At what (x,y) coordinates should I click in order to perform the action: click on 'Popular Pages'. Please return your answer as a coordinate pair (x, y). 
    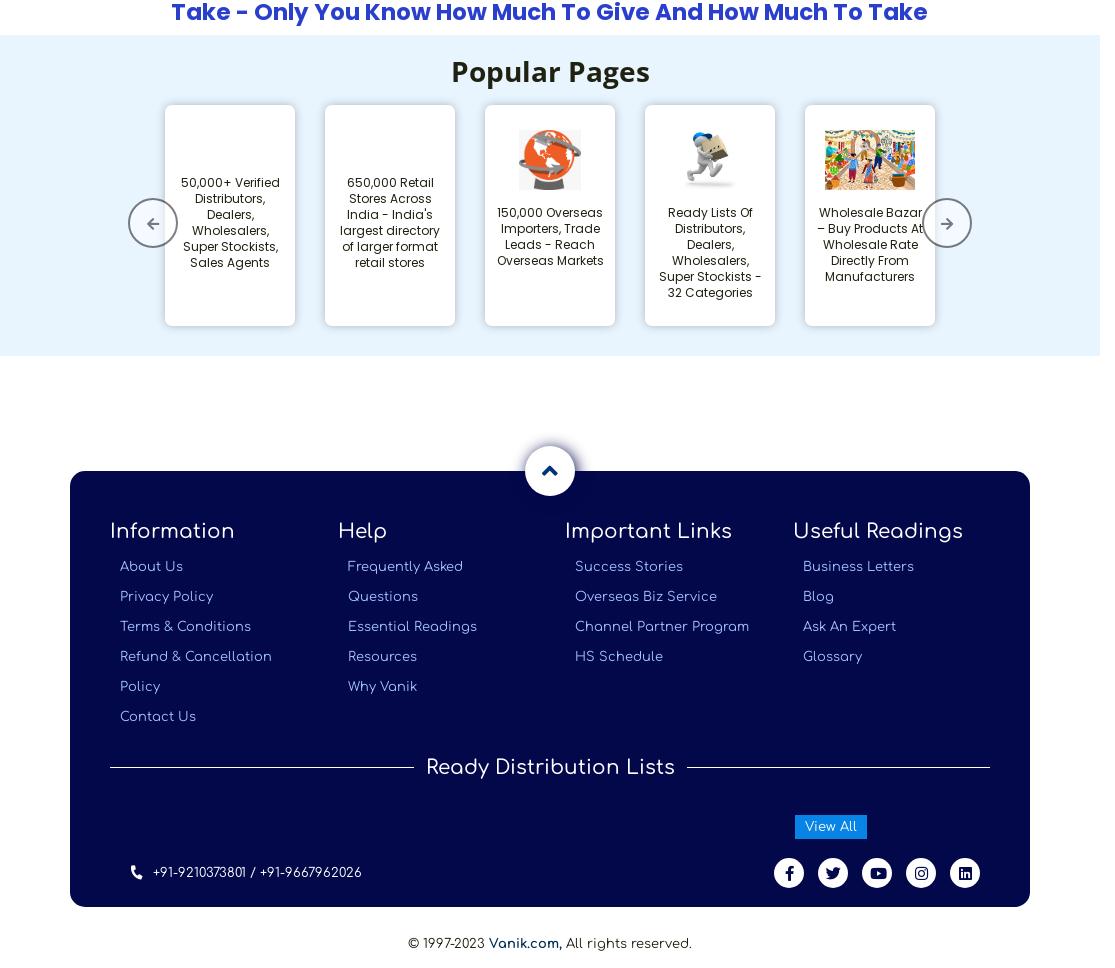
    Looking at the image, I should click on (549, 68).